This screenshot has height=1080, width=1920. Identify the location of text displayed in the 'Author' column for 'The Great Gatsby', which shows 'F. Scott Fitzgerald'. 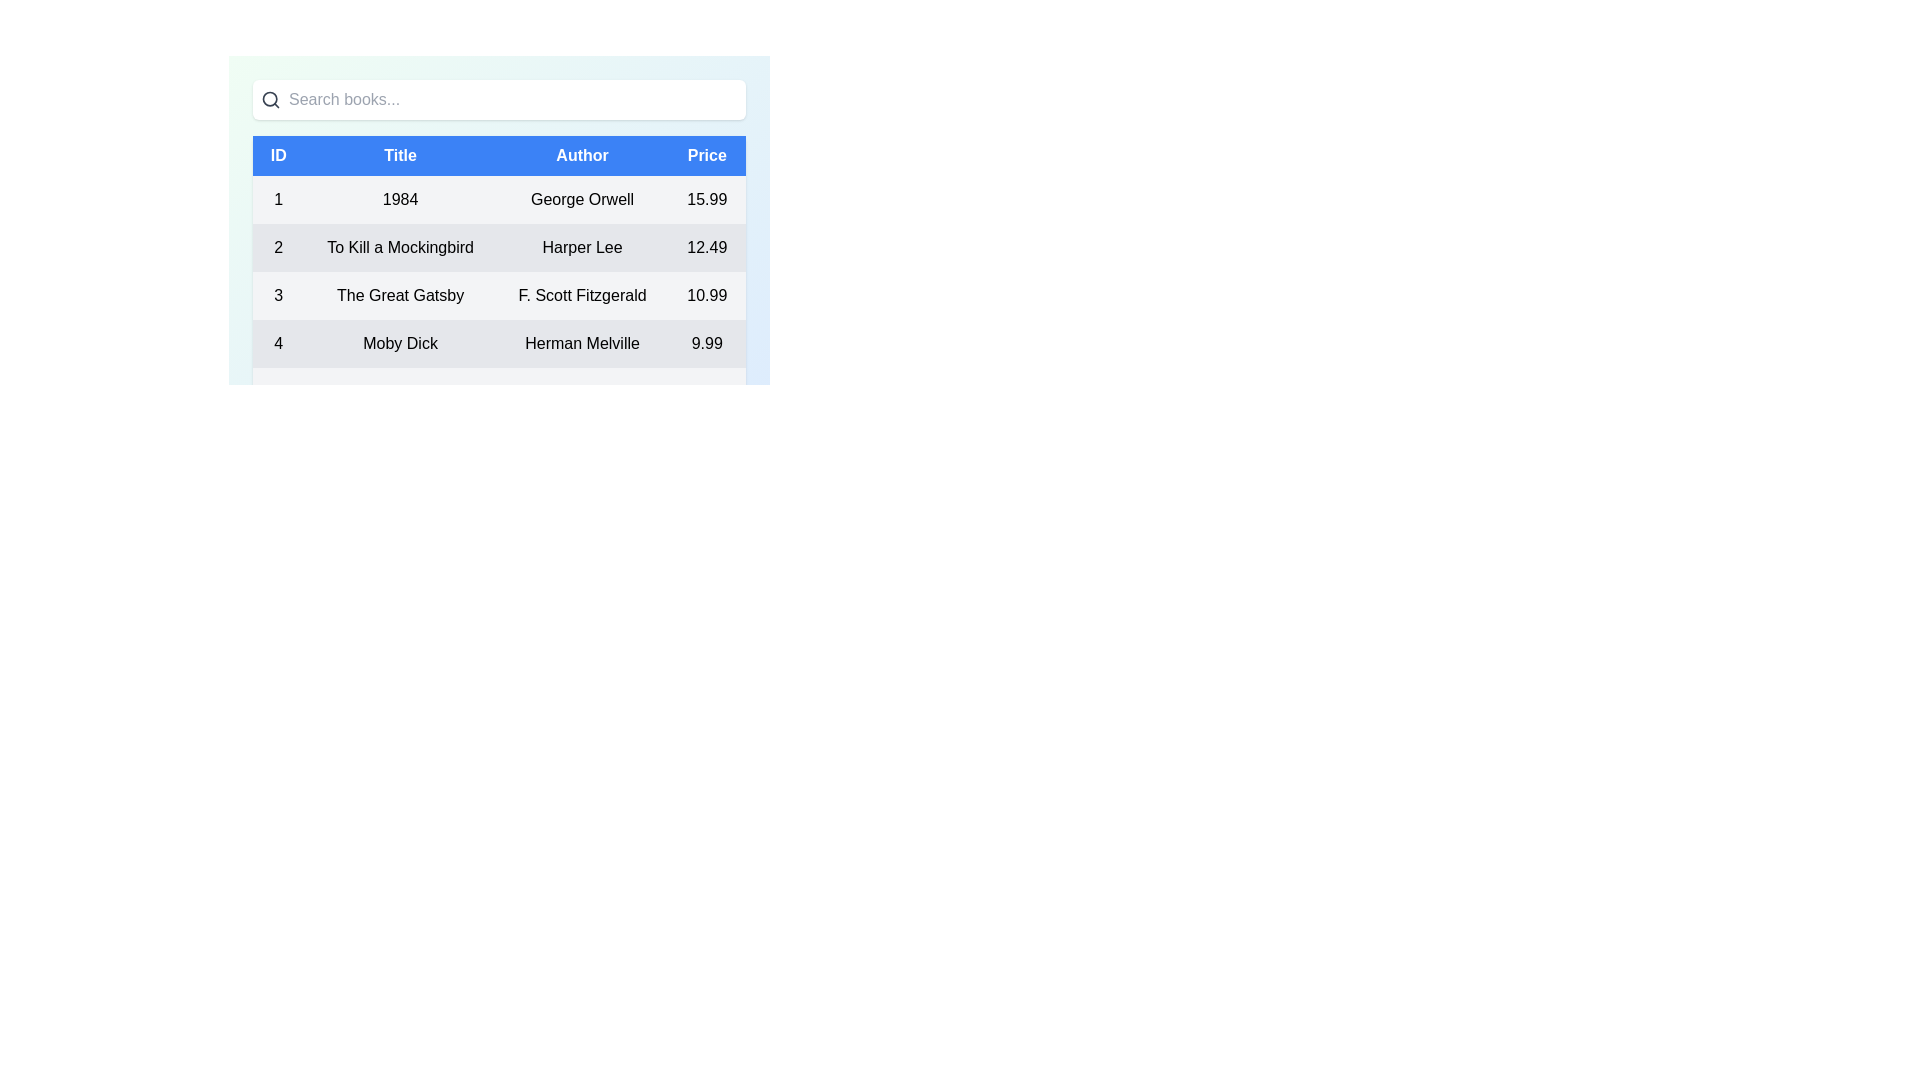
(581, 296).